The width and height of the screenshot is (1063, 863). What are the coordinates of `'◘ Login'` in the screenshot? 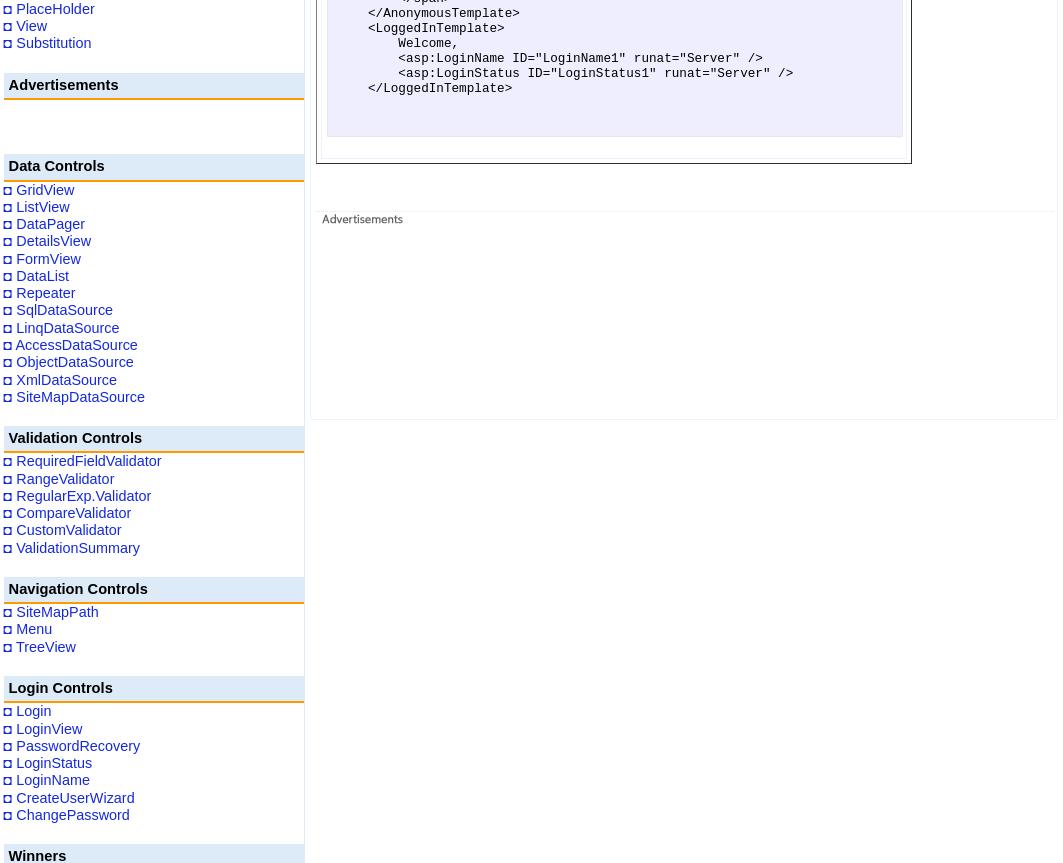 It's located at (27, 711).